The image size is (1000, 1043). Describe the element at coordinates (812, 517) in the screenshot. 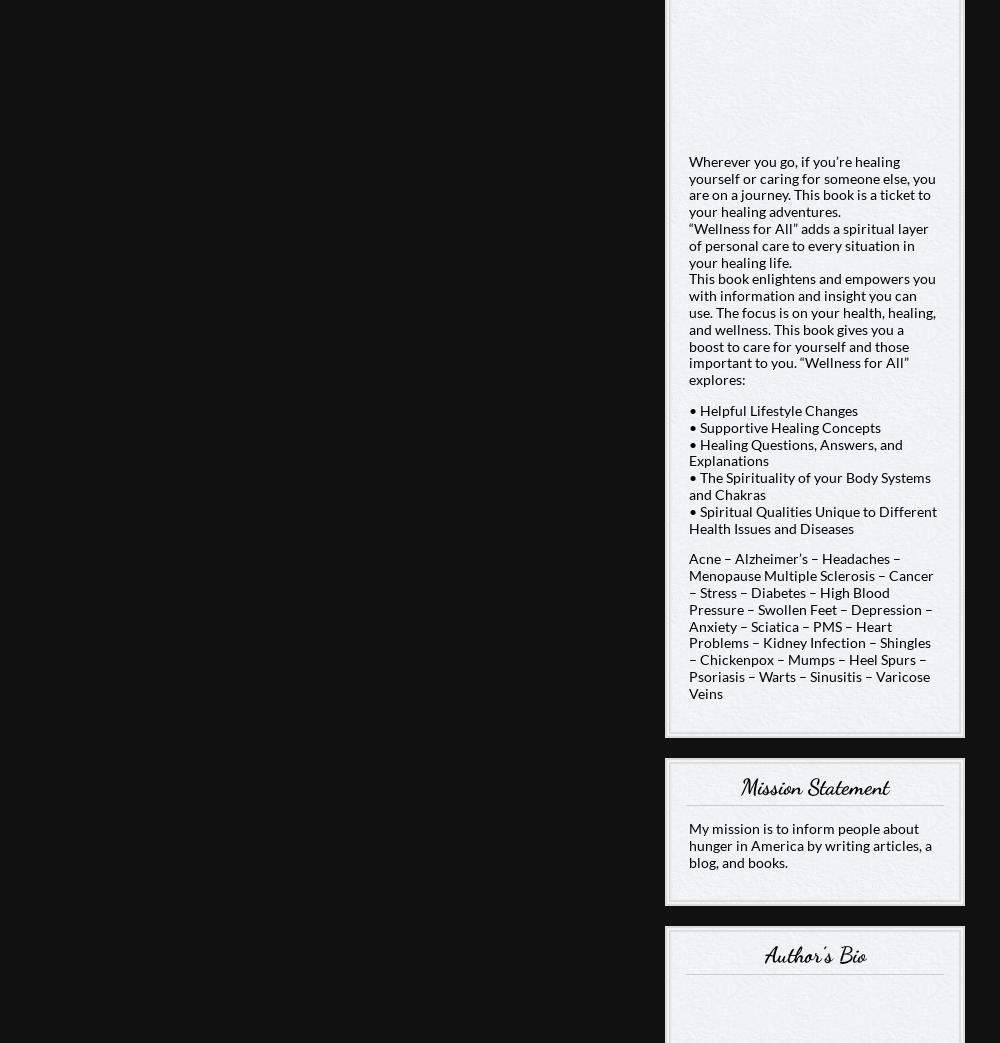

I see `'• Spiritual Qualities Unique to Different Health Issues and Diseases'` at that location.